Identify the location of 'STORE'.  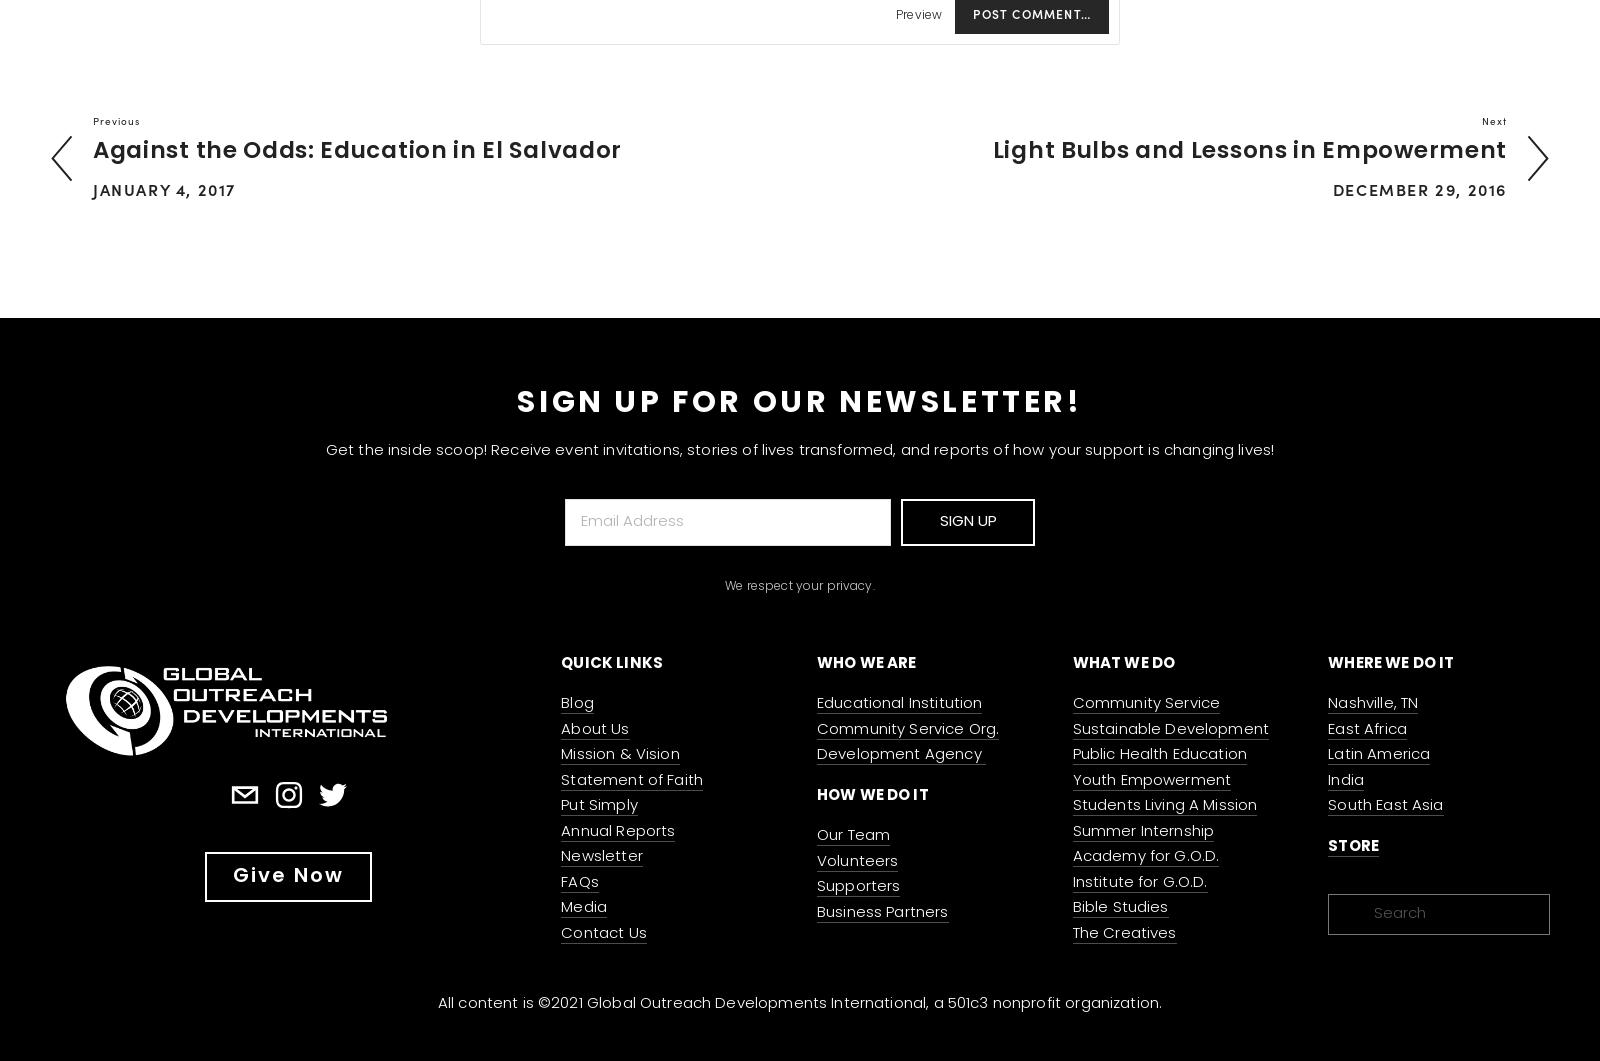
(1352, 846).